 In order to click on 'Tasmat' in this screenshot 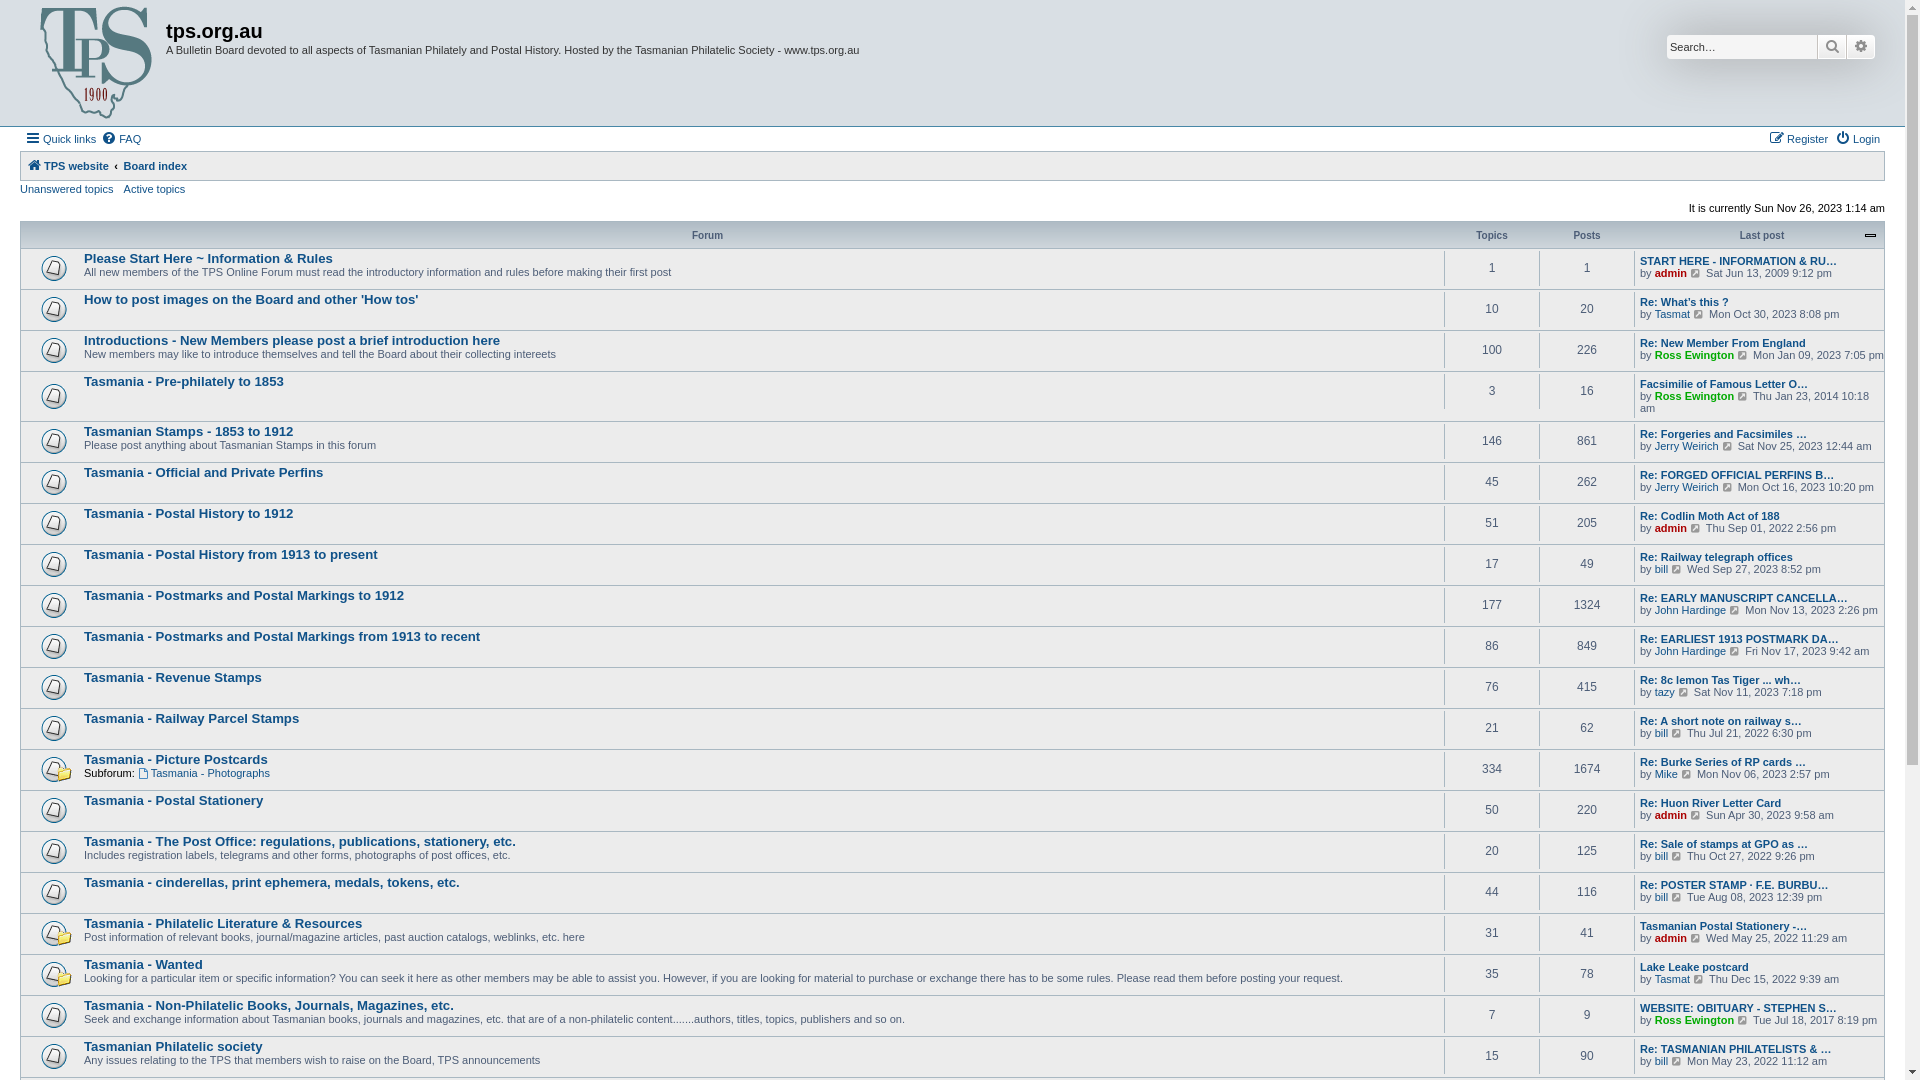, I will do `click(1655, 978)`.